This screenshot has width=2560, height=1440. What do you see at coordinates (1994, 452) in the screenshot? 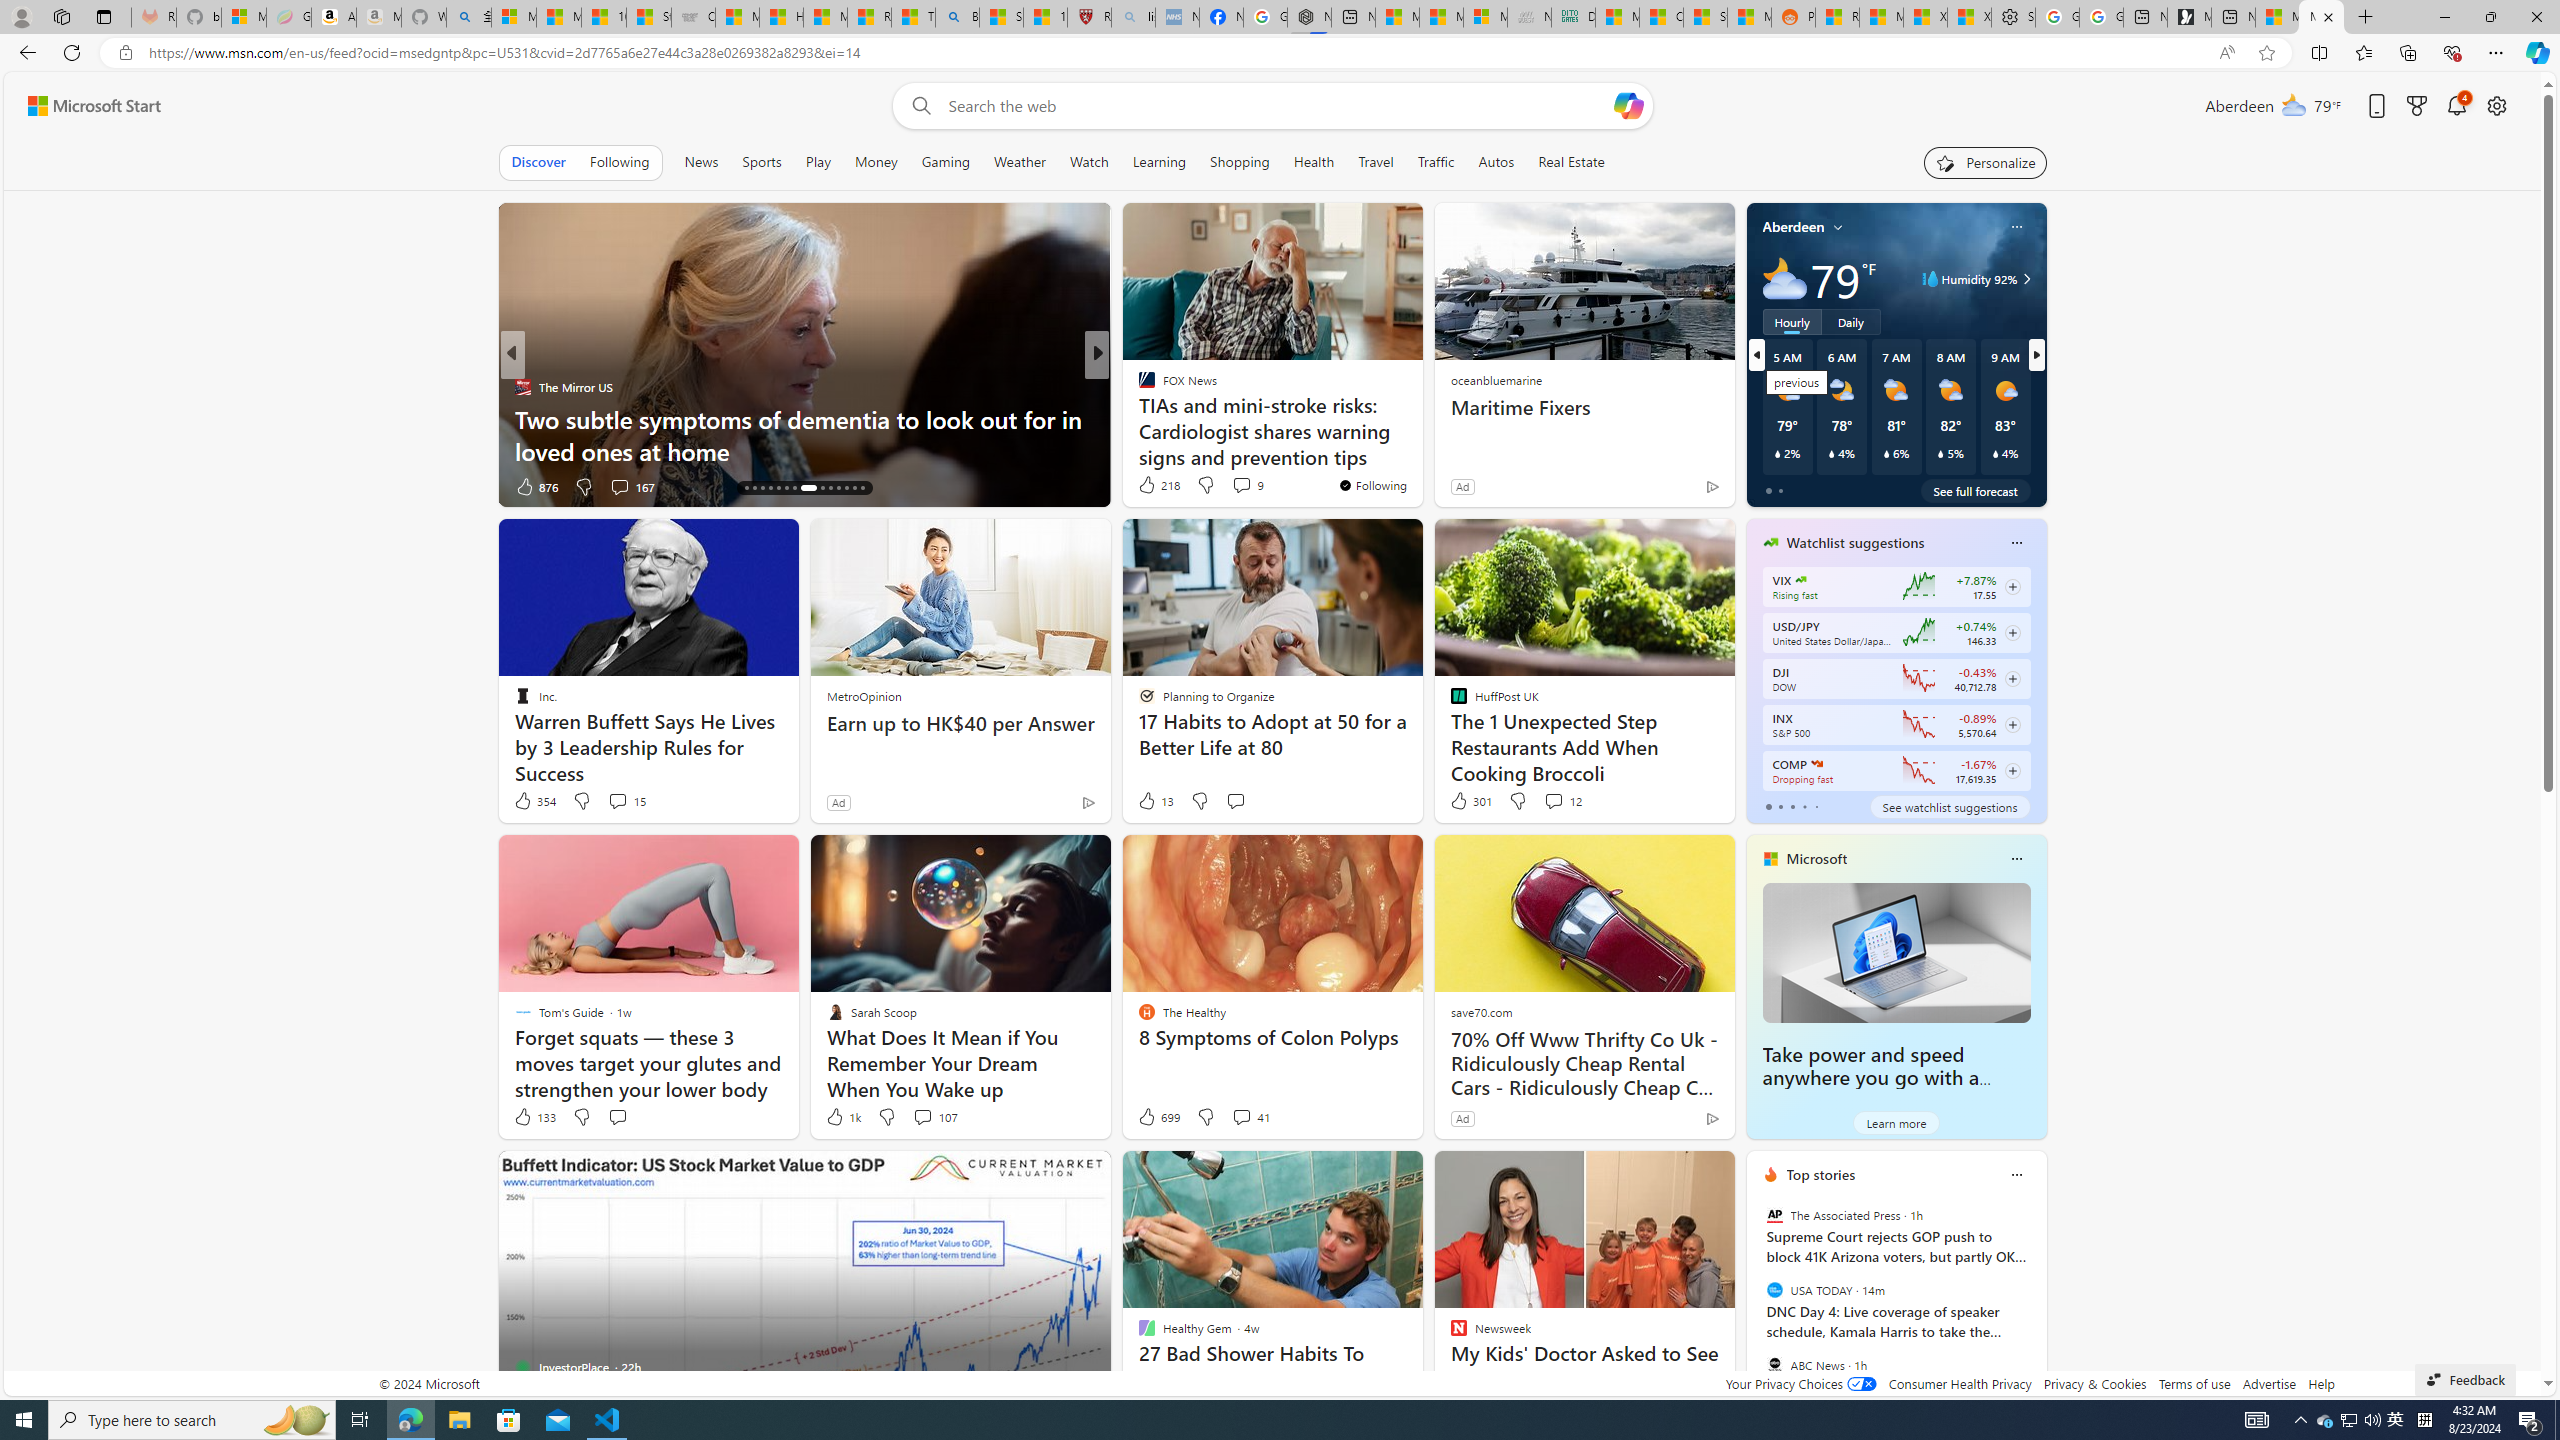
I see `'Class: weather-current-precipitation-glyph'` at bounding box center [1994, 452].